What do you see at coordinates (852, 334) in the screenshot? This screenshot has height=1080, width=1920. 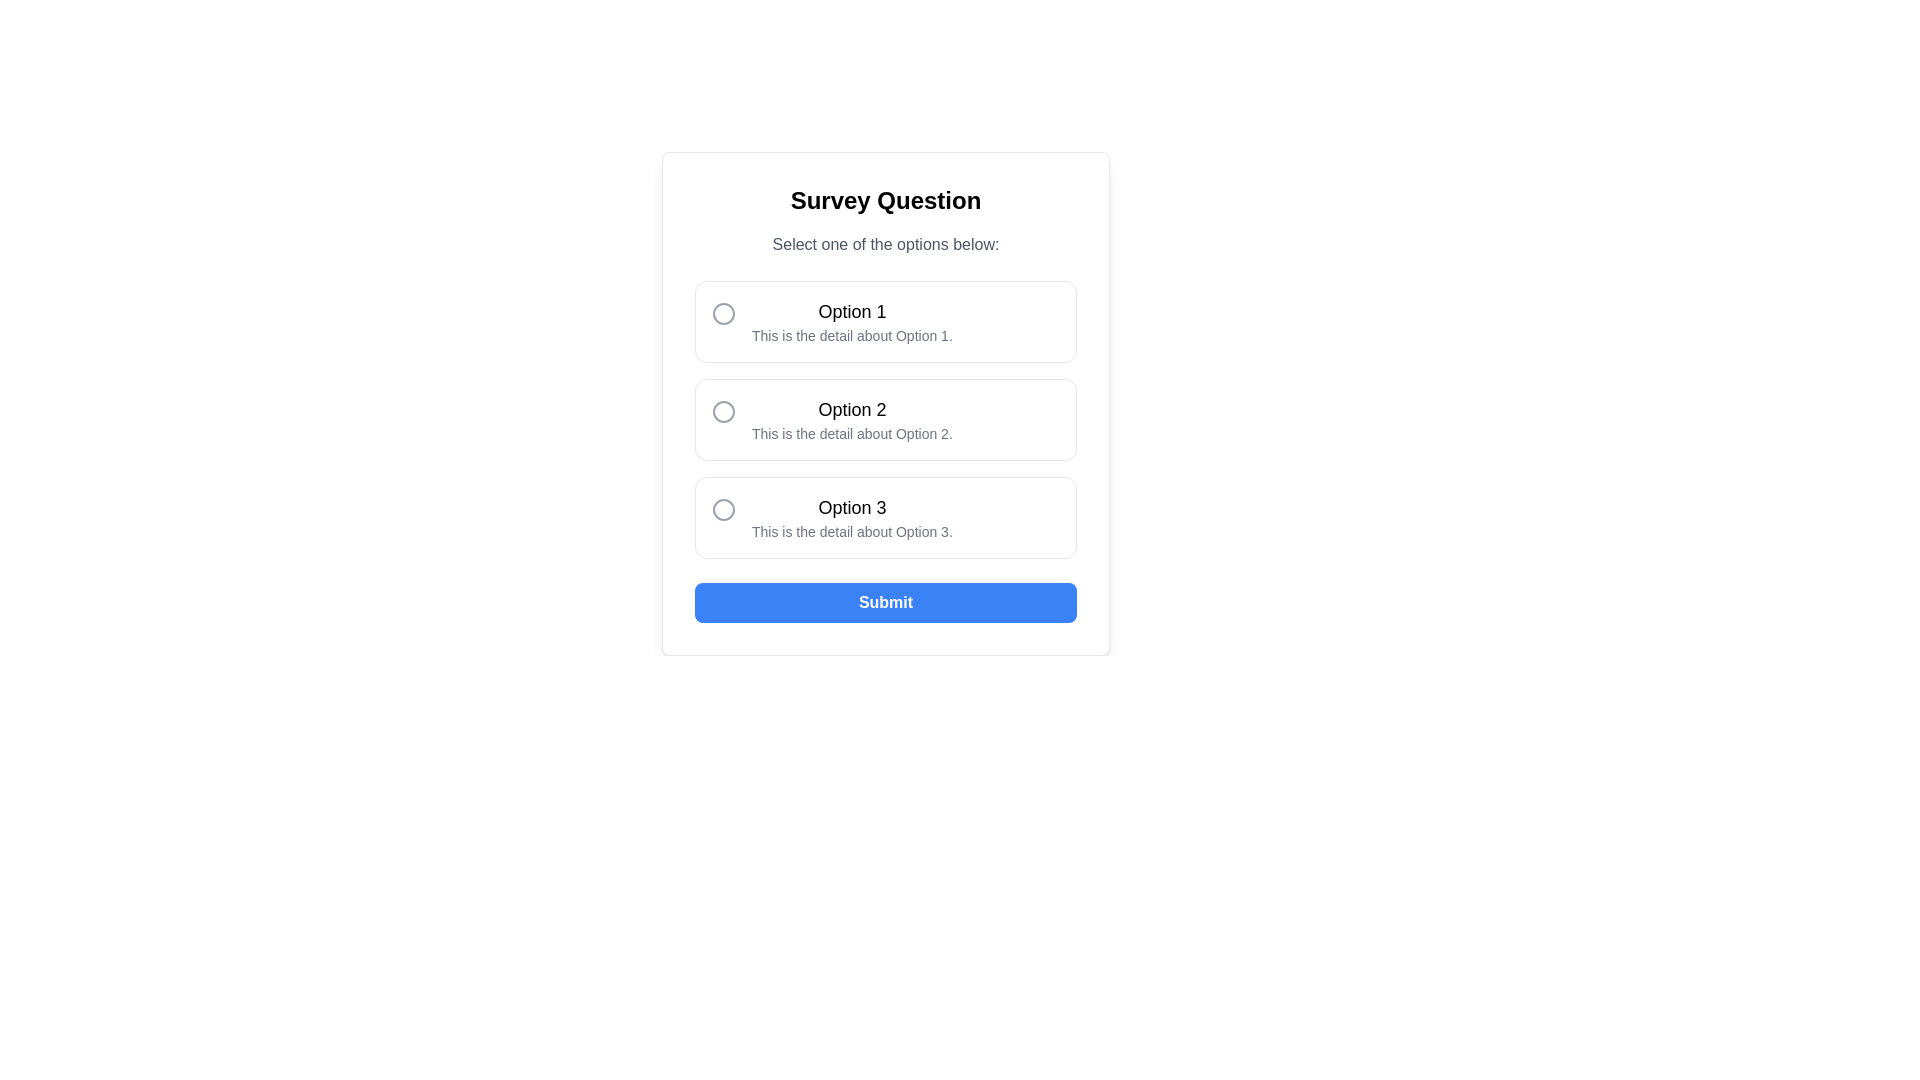 I see `the descriptive text label providing additional details about 'Option 1', located in the first rectangular card under the larger text 'Option 1'` at bounding box center [852, 334].